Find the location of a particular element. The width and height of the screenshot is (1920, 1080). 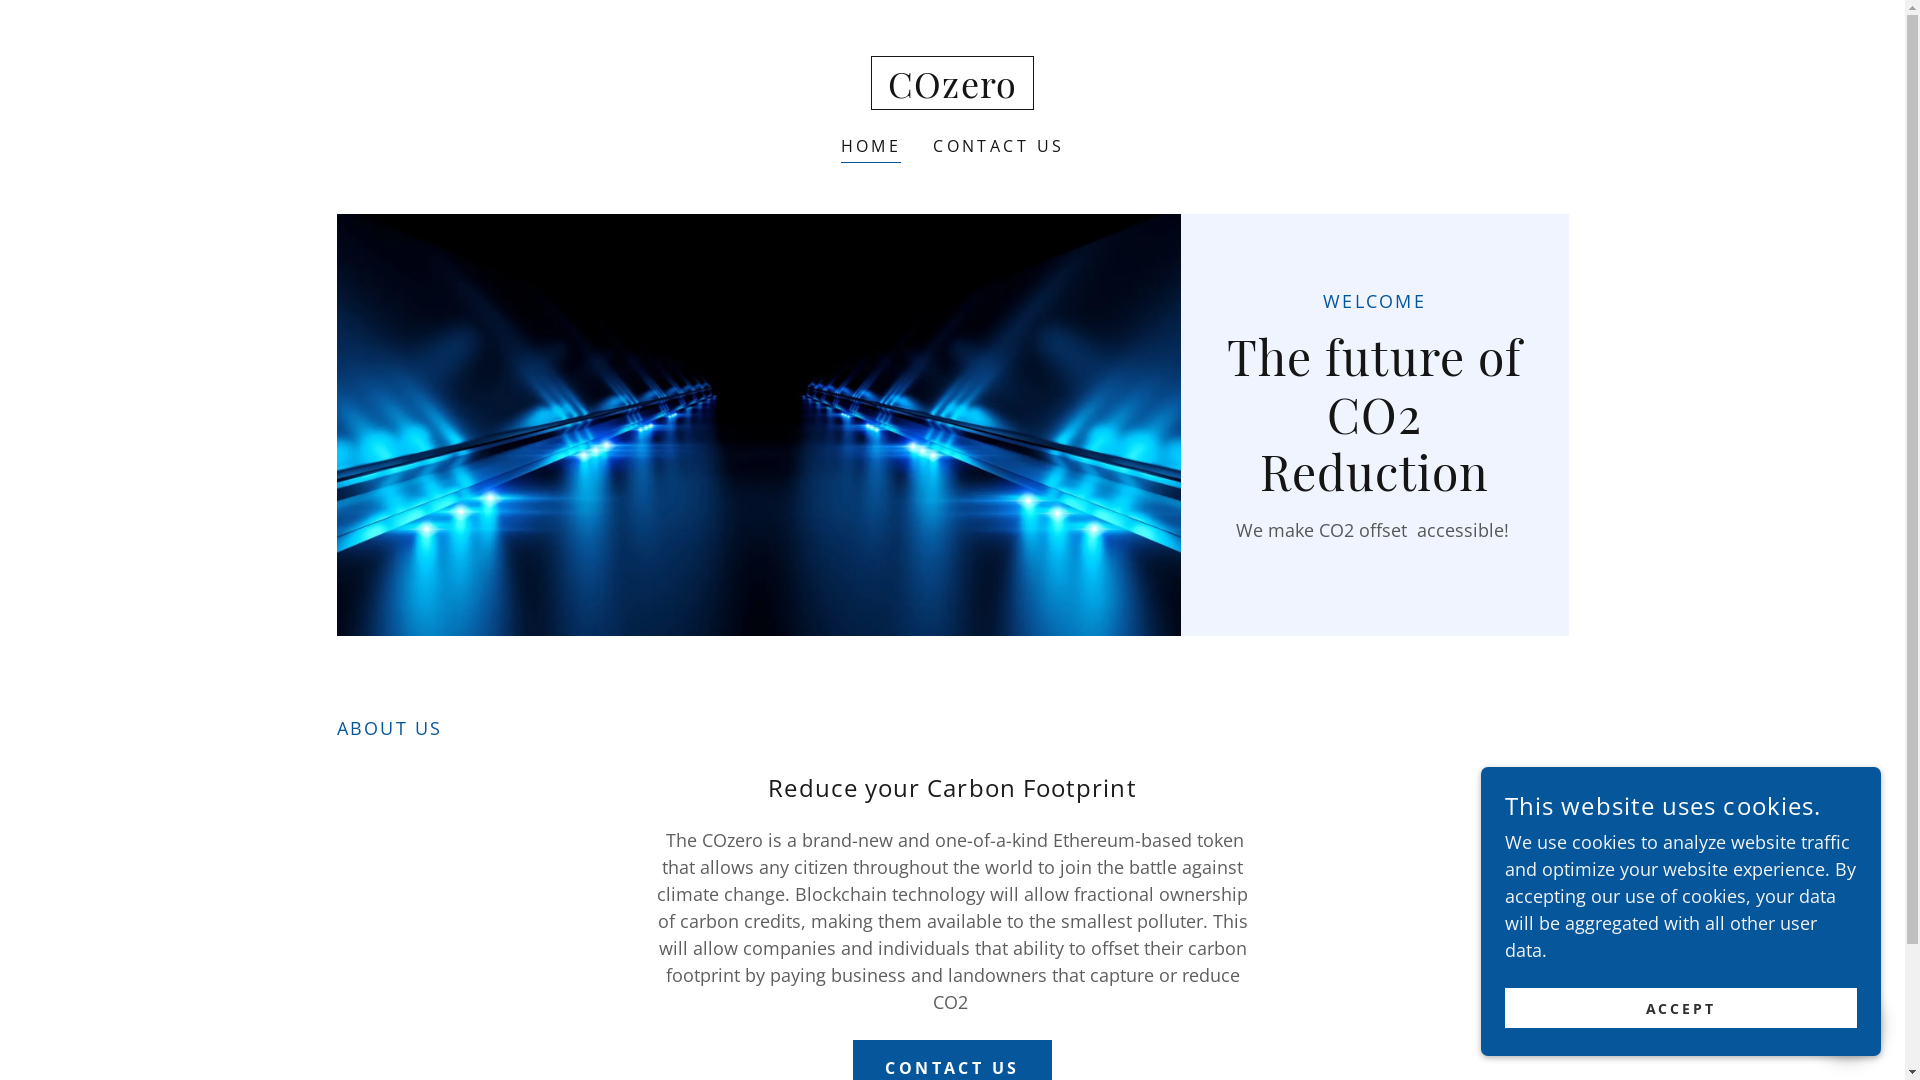

'CONTACT US' is located at coordinates (925, 145).